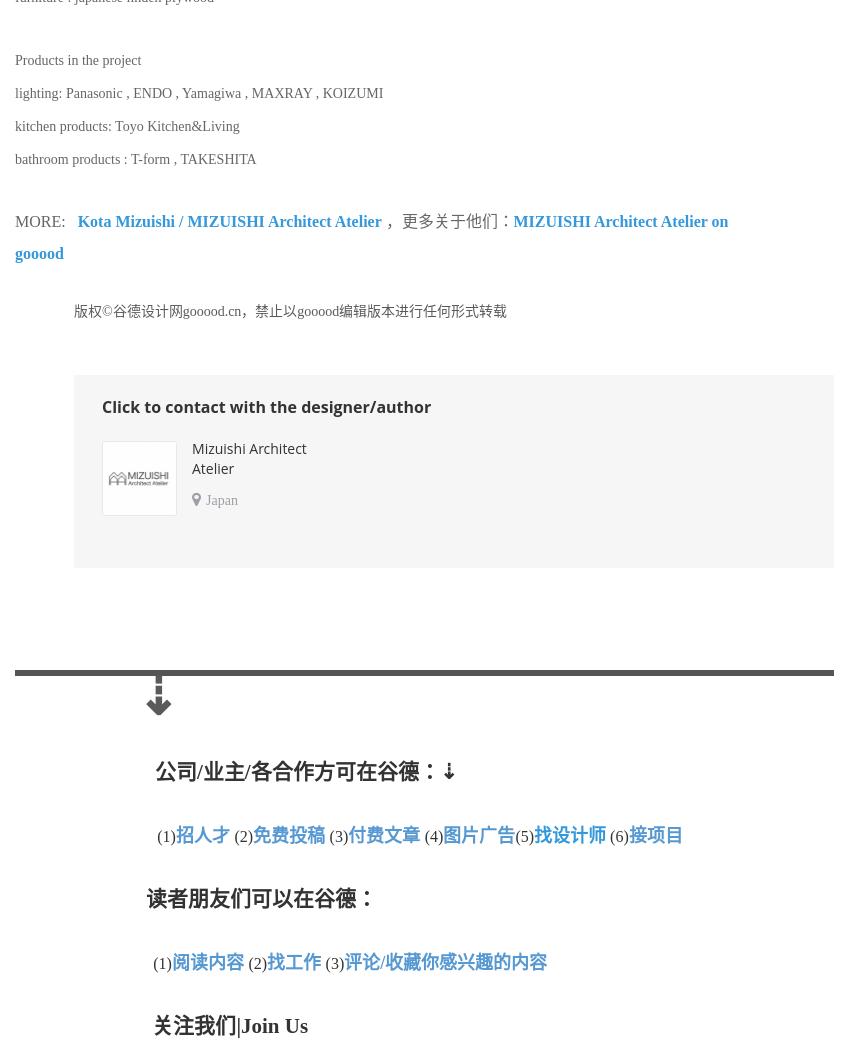 This screenshot has width=849, height=1056. I want to click on 'Kota Mizuishi / MIZUISHI Architect Atelier', so click(227, 219).